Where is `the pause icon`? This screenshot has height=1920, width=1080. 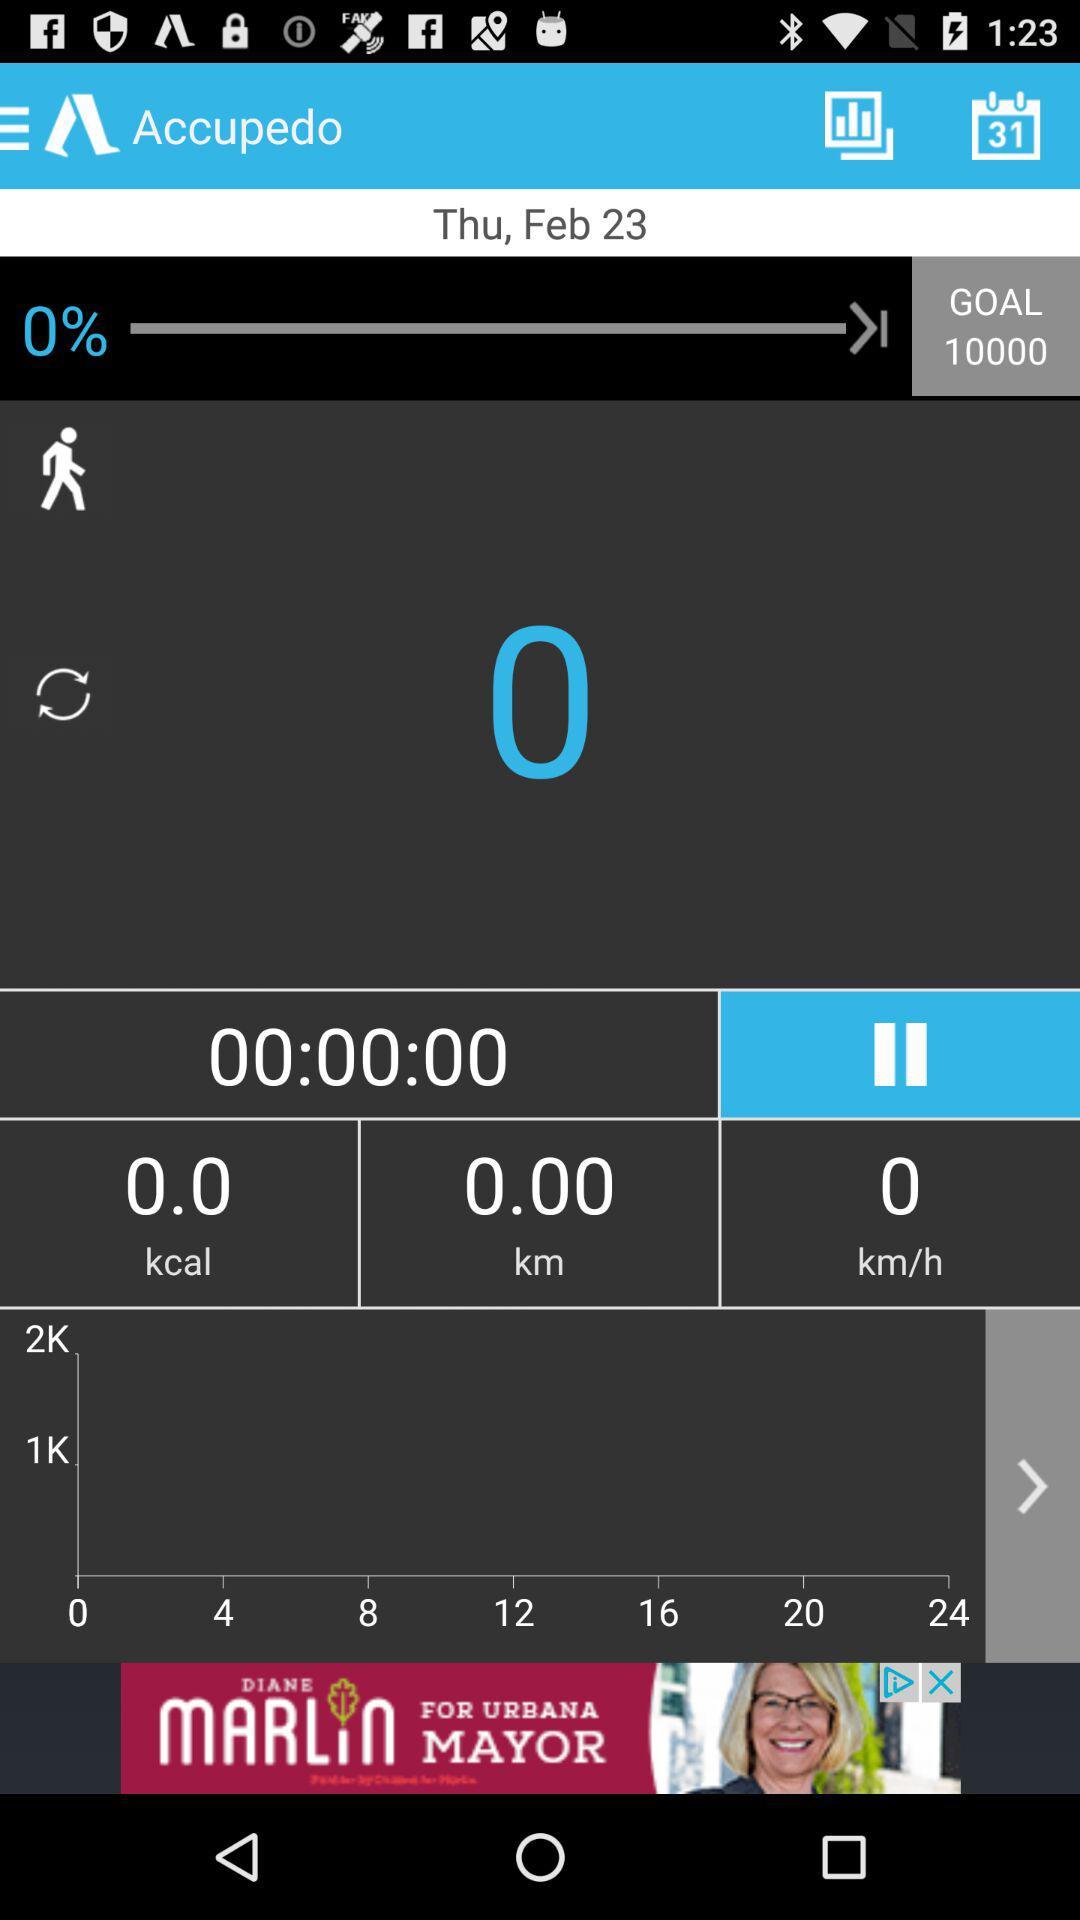 the pause icon is located at coordinates (900, 1128).